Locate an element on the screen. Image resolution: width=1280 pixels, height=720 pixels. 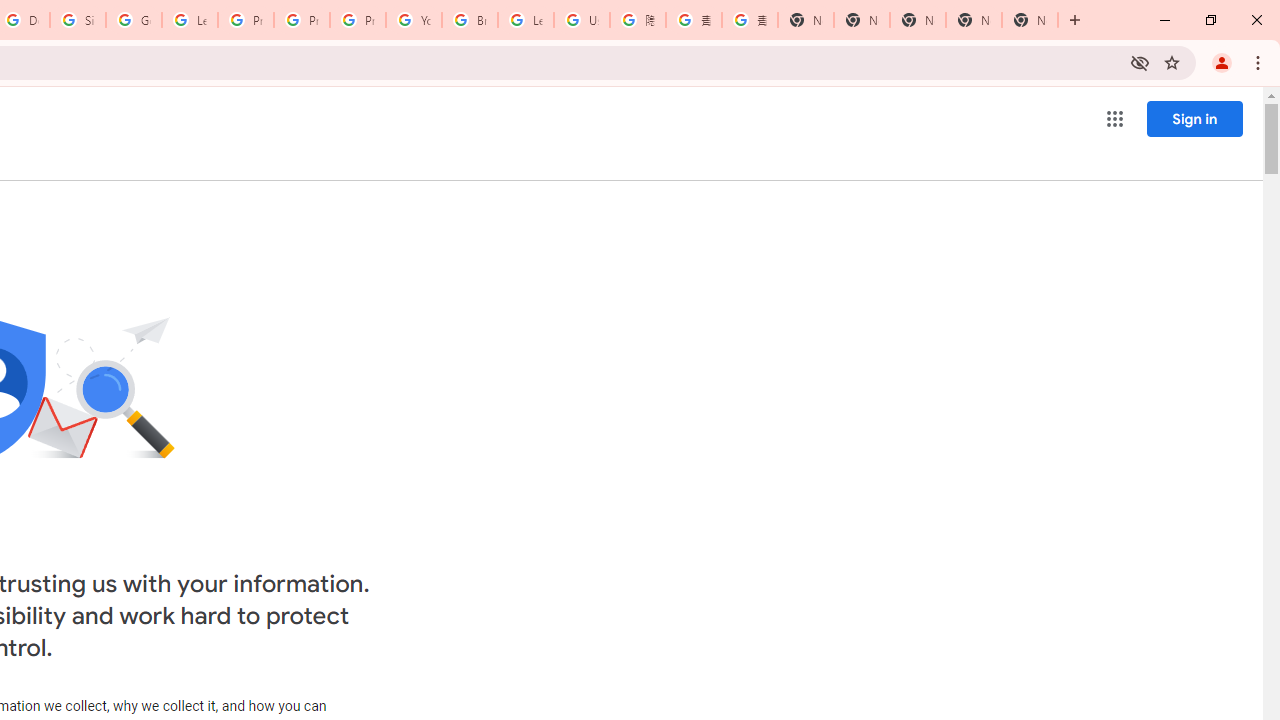
'Privacy Help Center - Policies Help' is located at coordinates (301, 20).